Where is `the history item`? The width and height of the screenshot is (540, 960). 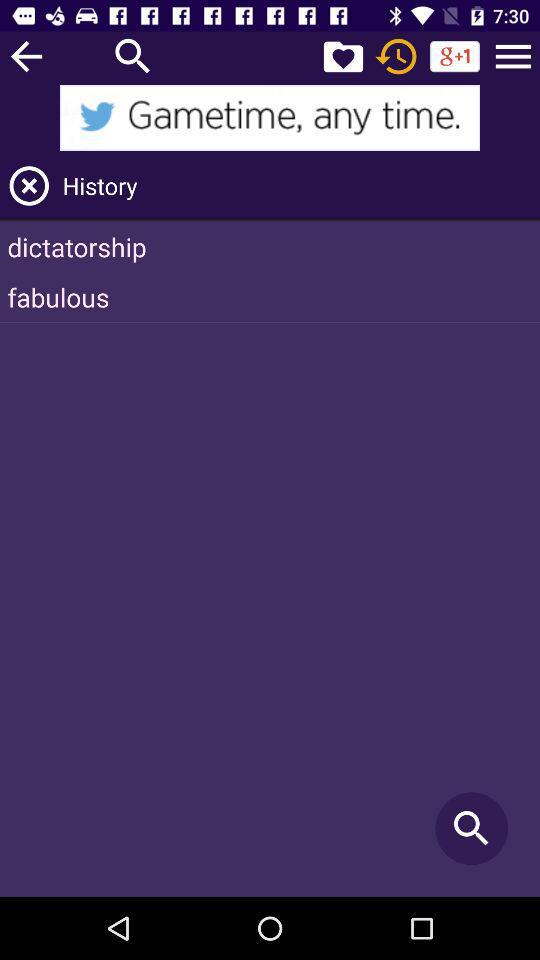
the history item is located at coordinates (297, 185).